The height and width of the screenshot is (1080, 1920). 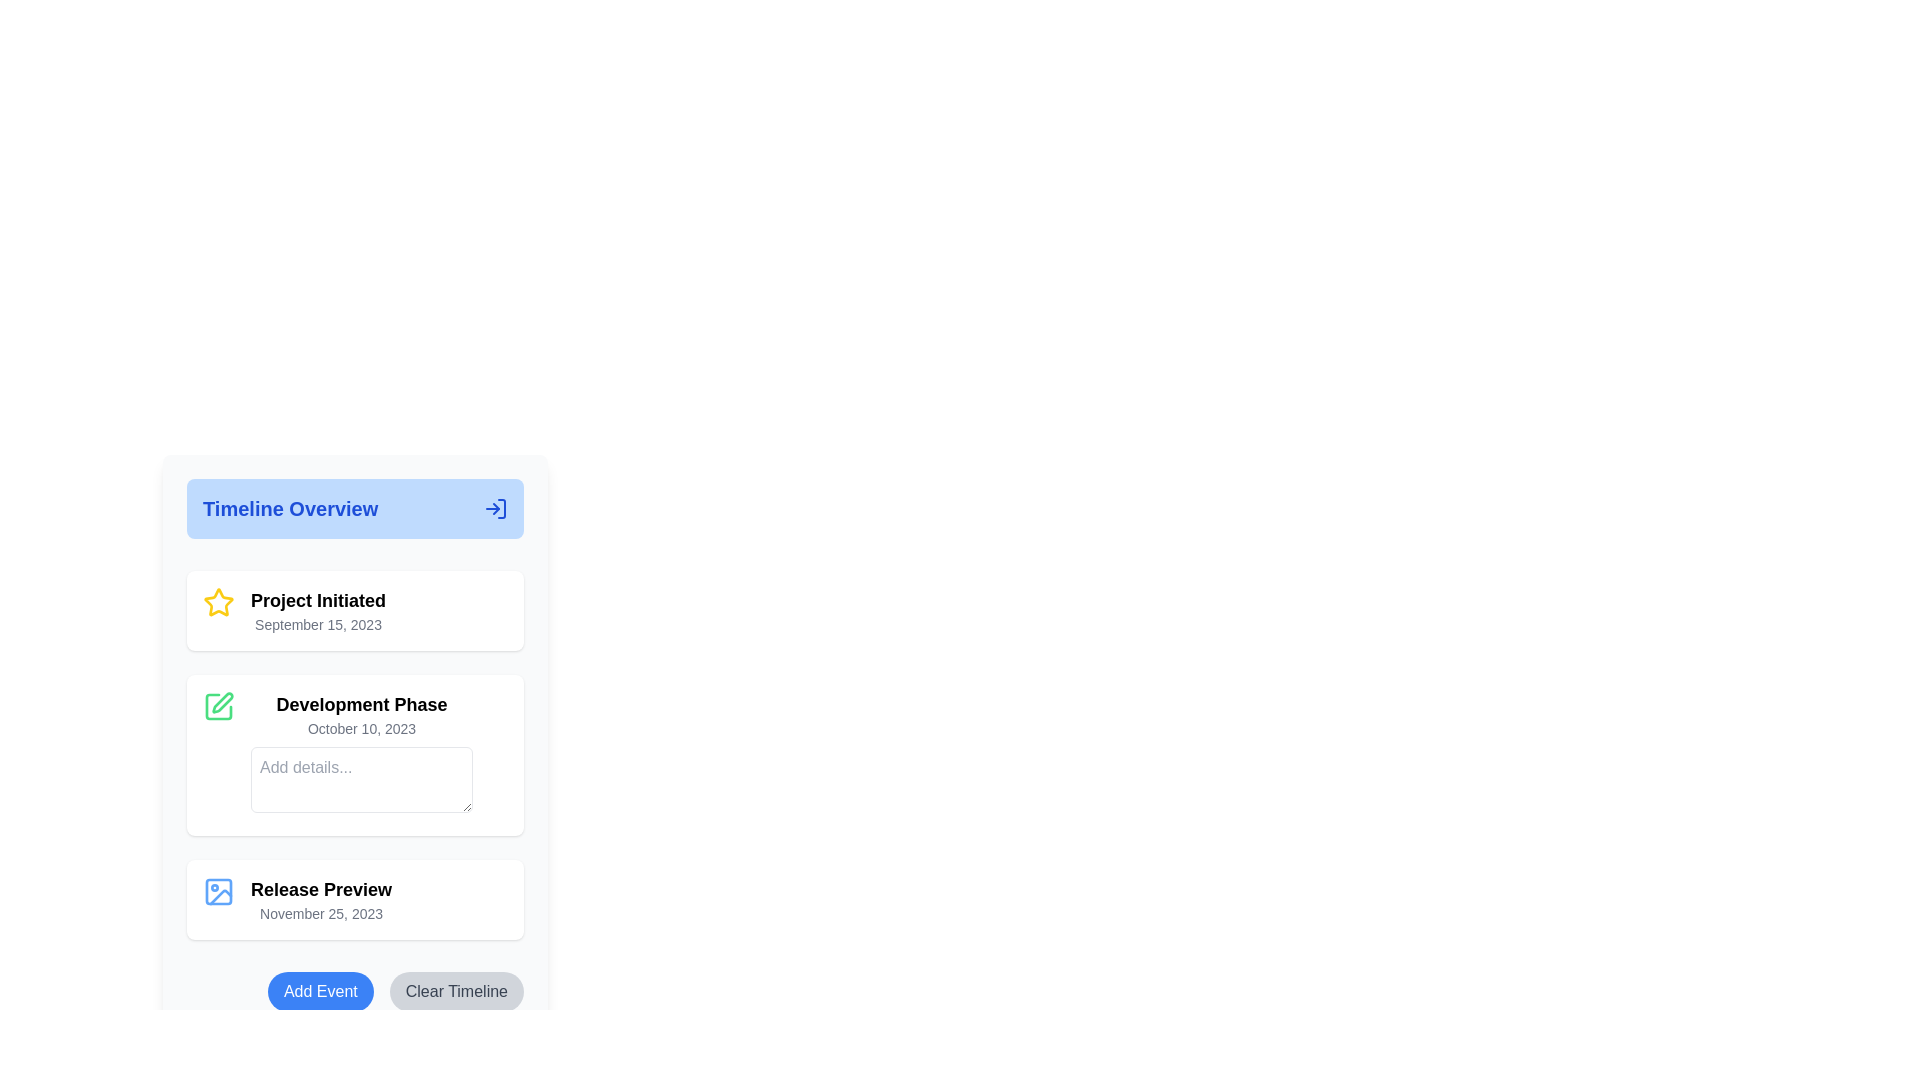 I want to click on the 'Clear Timeline' button, which has a light gray background with rounded edges and contains the text 'Clear Timeline' in dark gray, so click(x=455, y=991).